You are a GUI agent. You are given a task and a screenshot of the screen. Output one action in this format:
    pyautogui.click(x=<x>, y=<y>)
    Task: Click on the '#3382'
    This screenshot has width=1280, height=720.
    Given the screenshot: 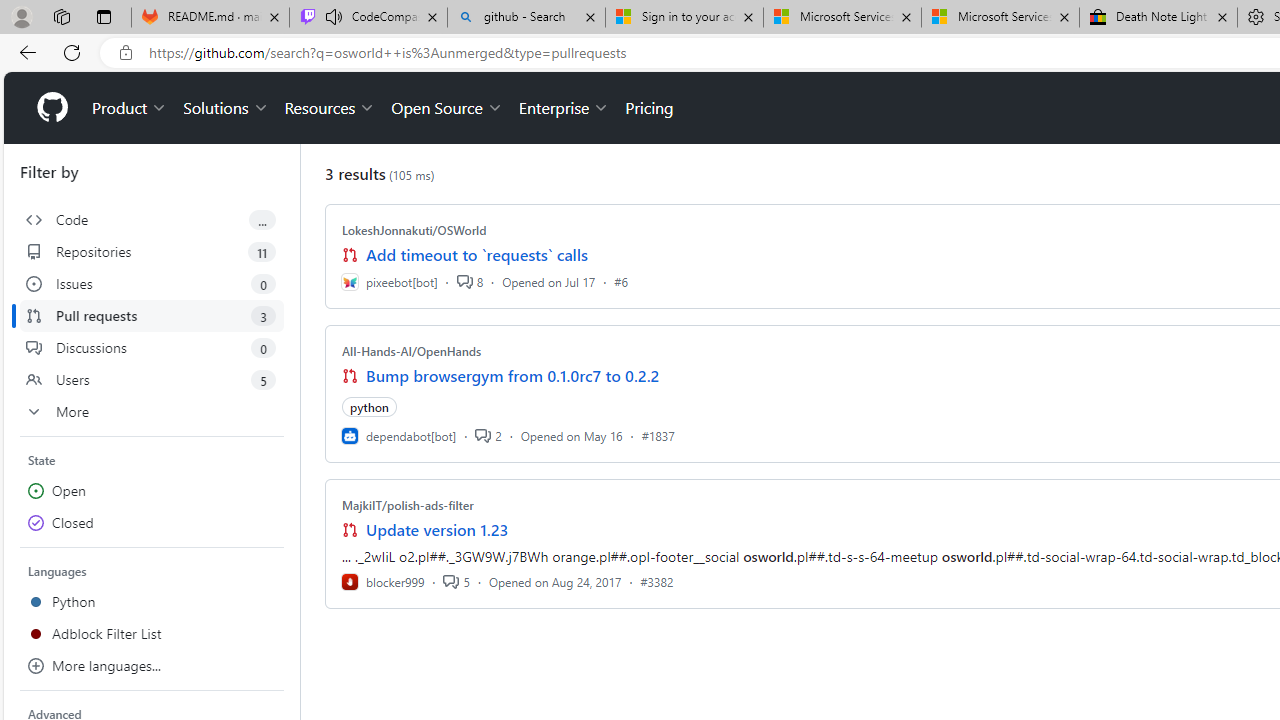 What is the action you would take?
    pyautogui.click(x=657, y=581)
    